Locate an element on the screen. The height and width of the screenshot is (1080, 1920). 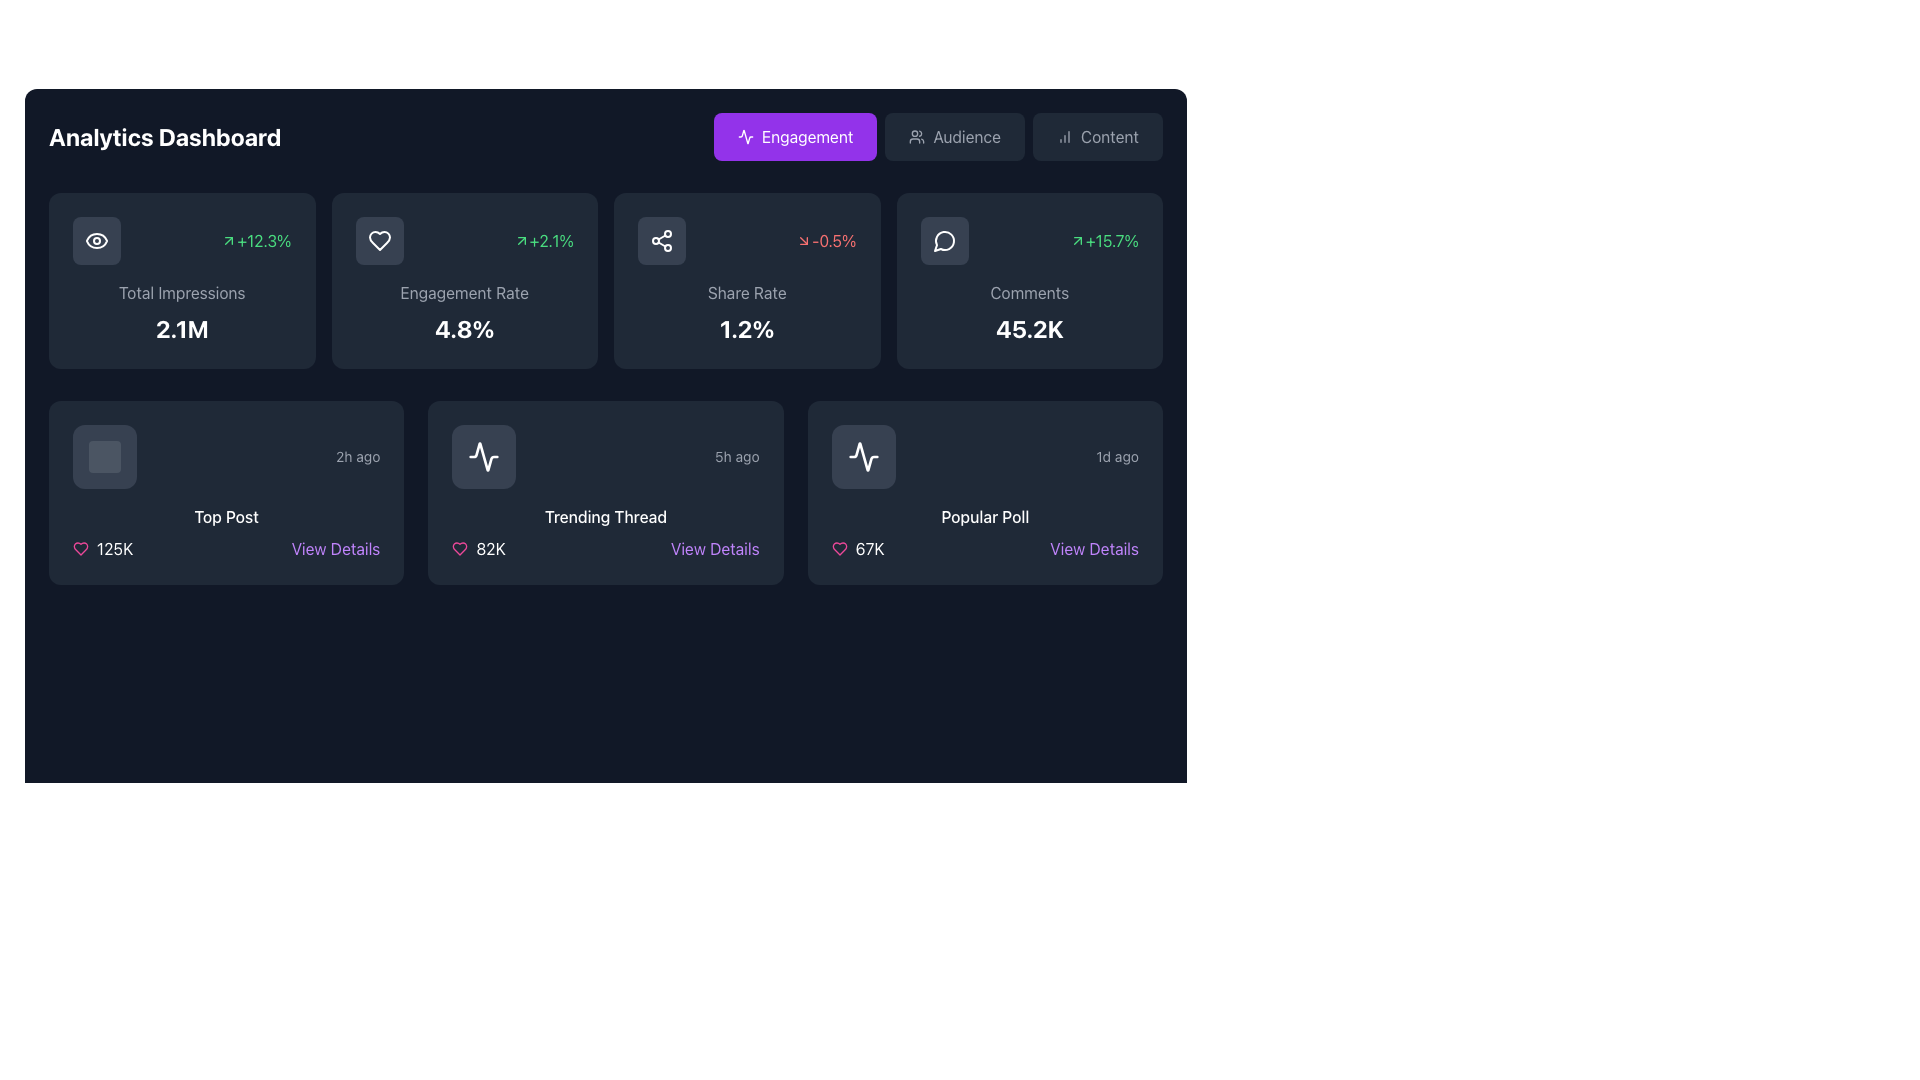
text content of the label displaying 'Comments' in light gray font, which is positioned above the numerical value '45.2K' is located at coordinates (1029, 293).